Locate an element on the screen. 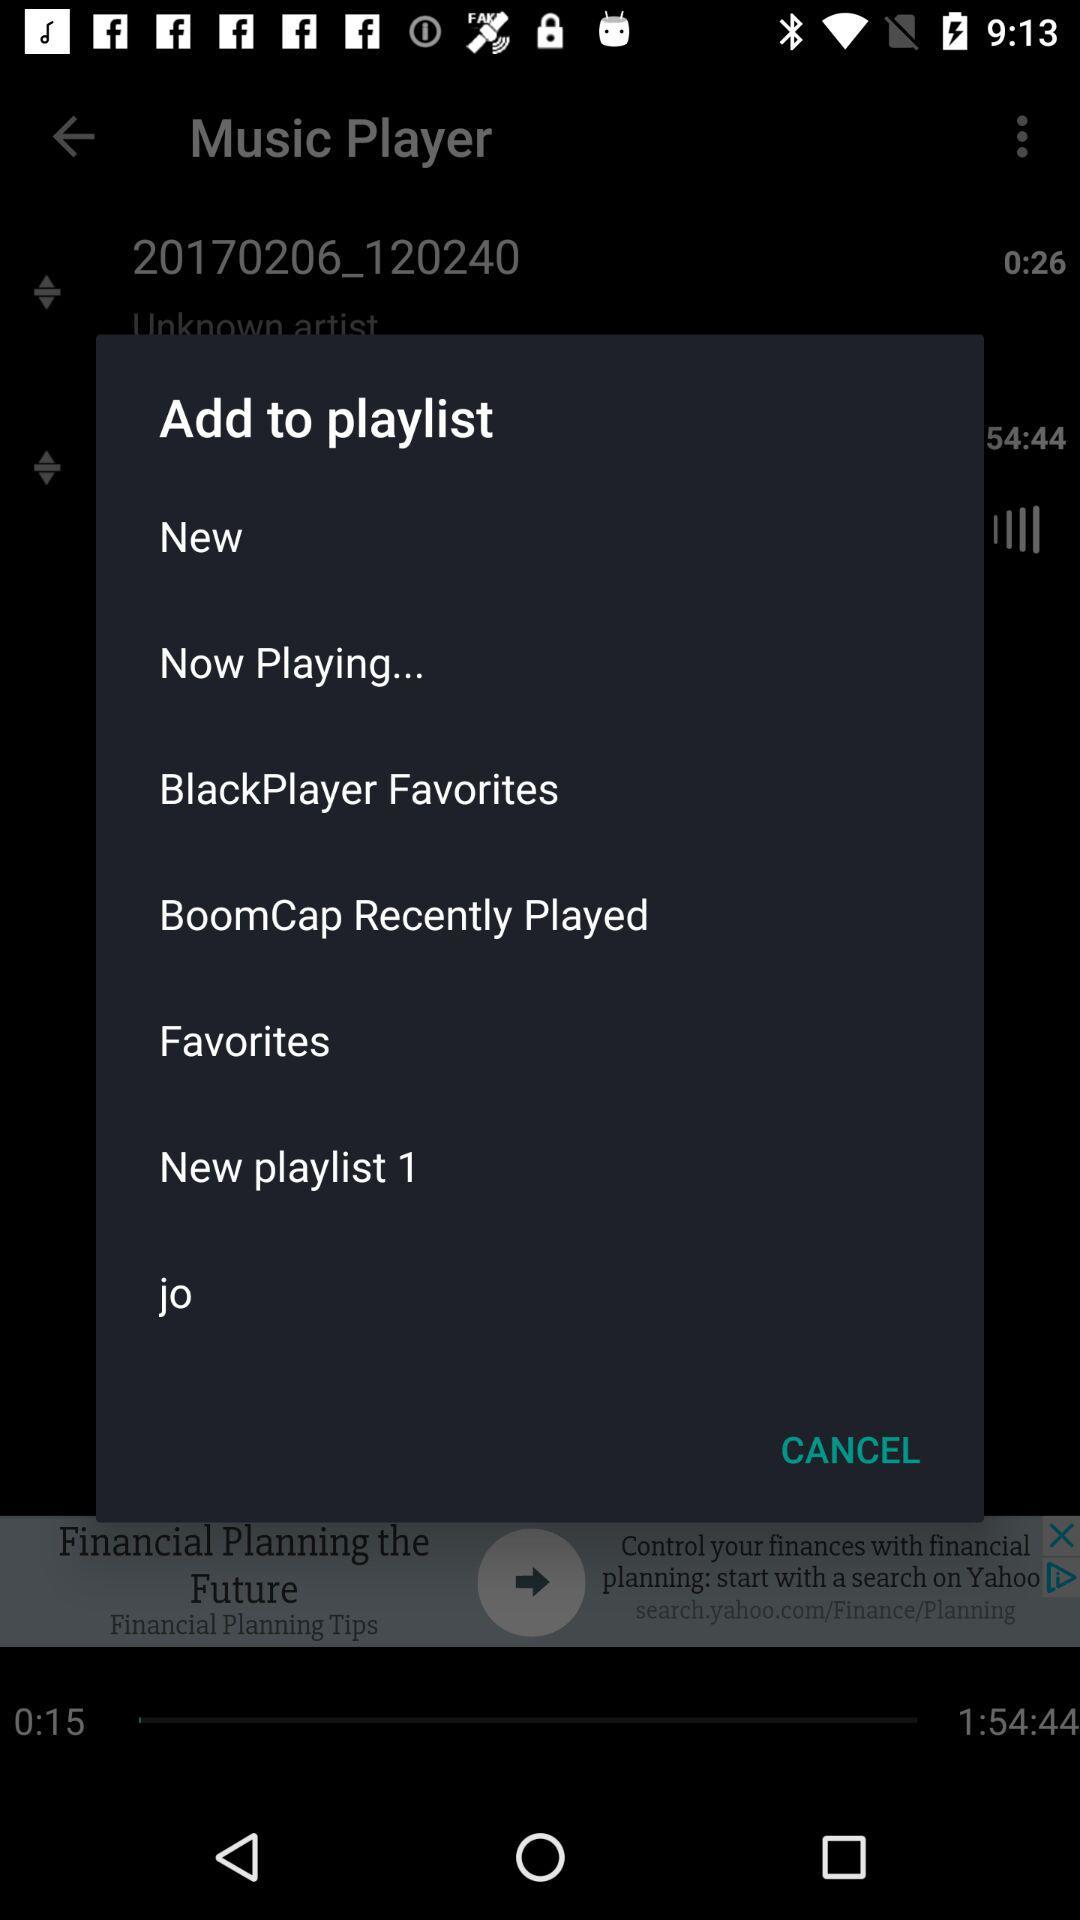 The height and width of the screenshot is (1920, 1080). the cancel icon is located at coordinates (850, 1449).